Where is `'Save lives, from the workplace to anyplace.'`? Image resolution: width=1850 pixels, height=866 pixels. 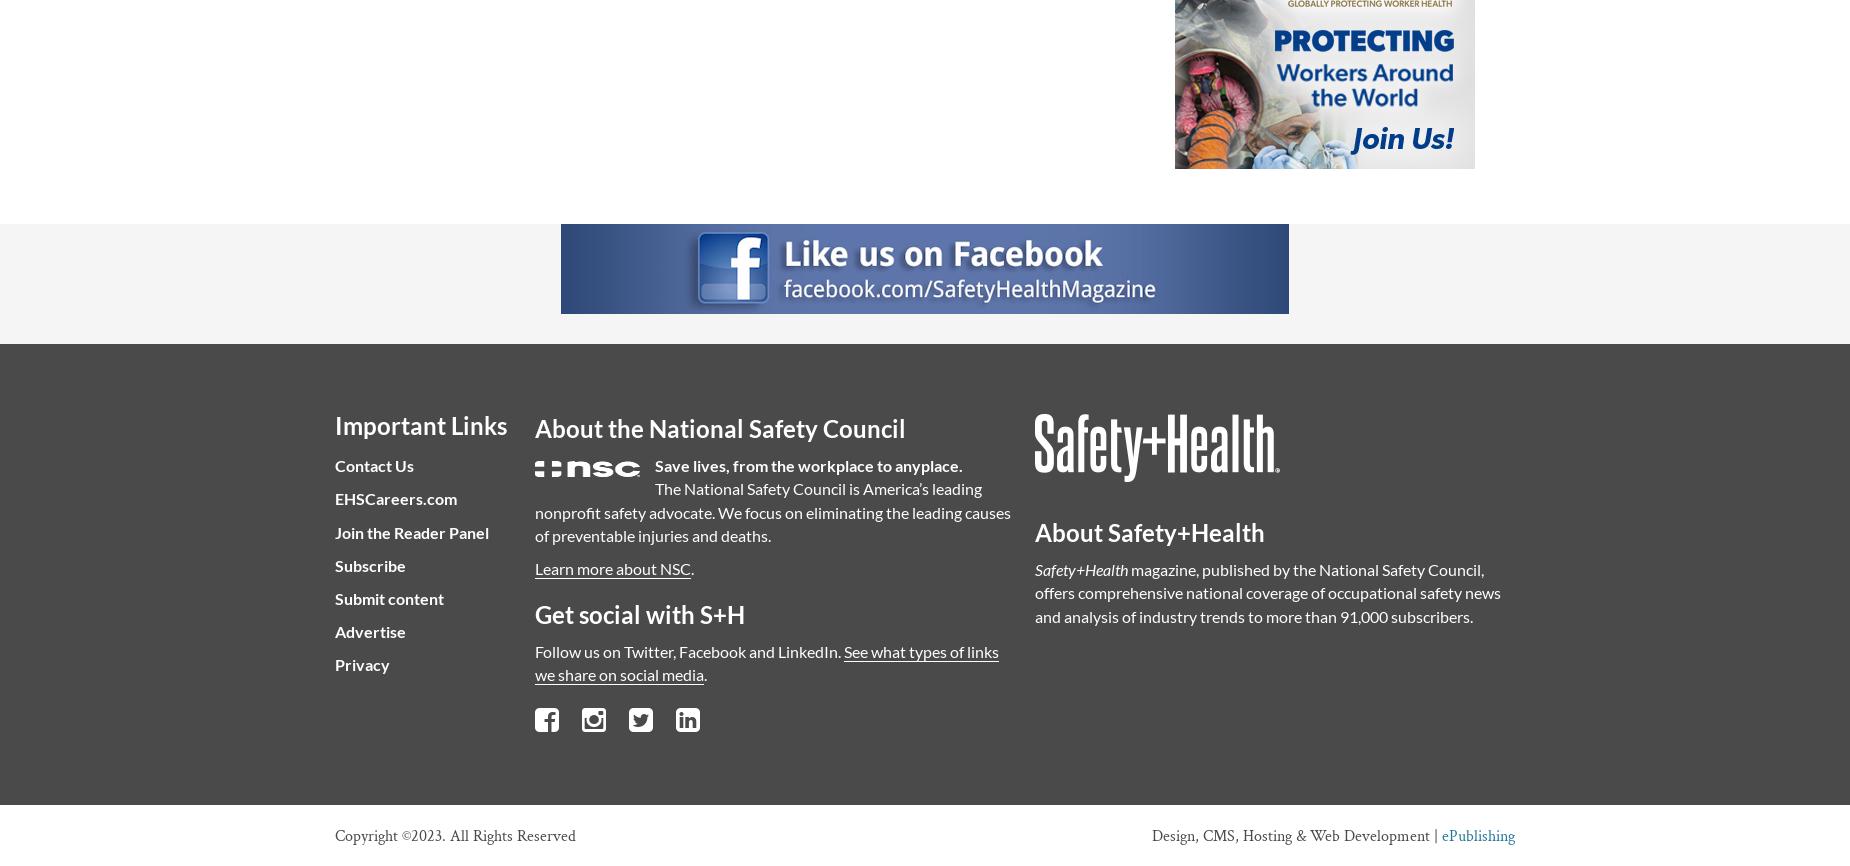 'Save lives, from the workplace to anyplace.' is located at coordinates (809, 465).